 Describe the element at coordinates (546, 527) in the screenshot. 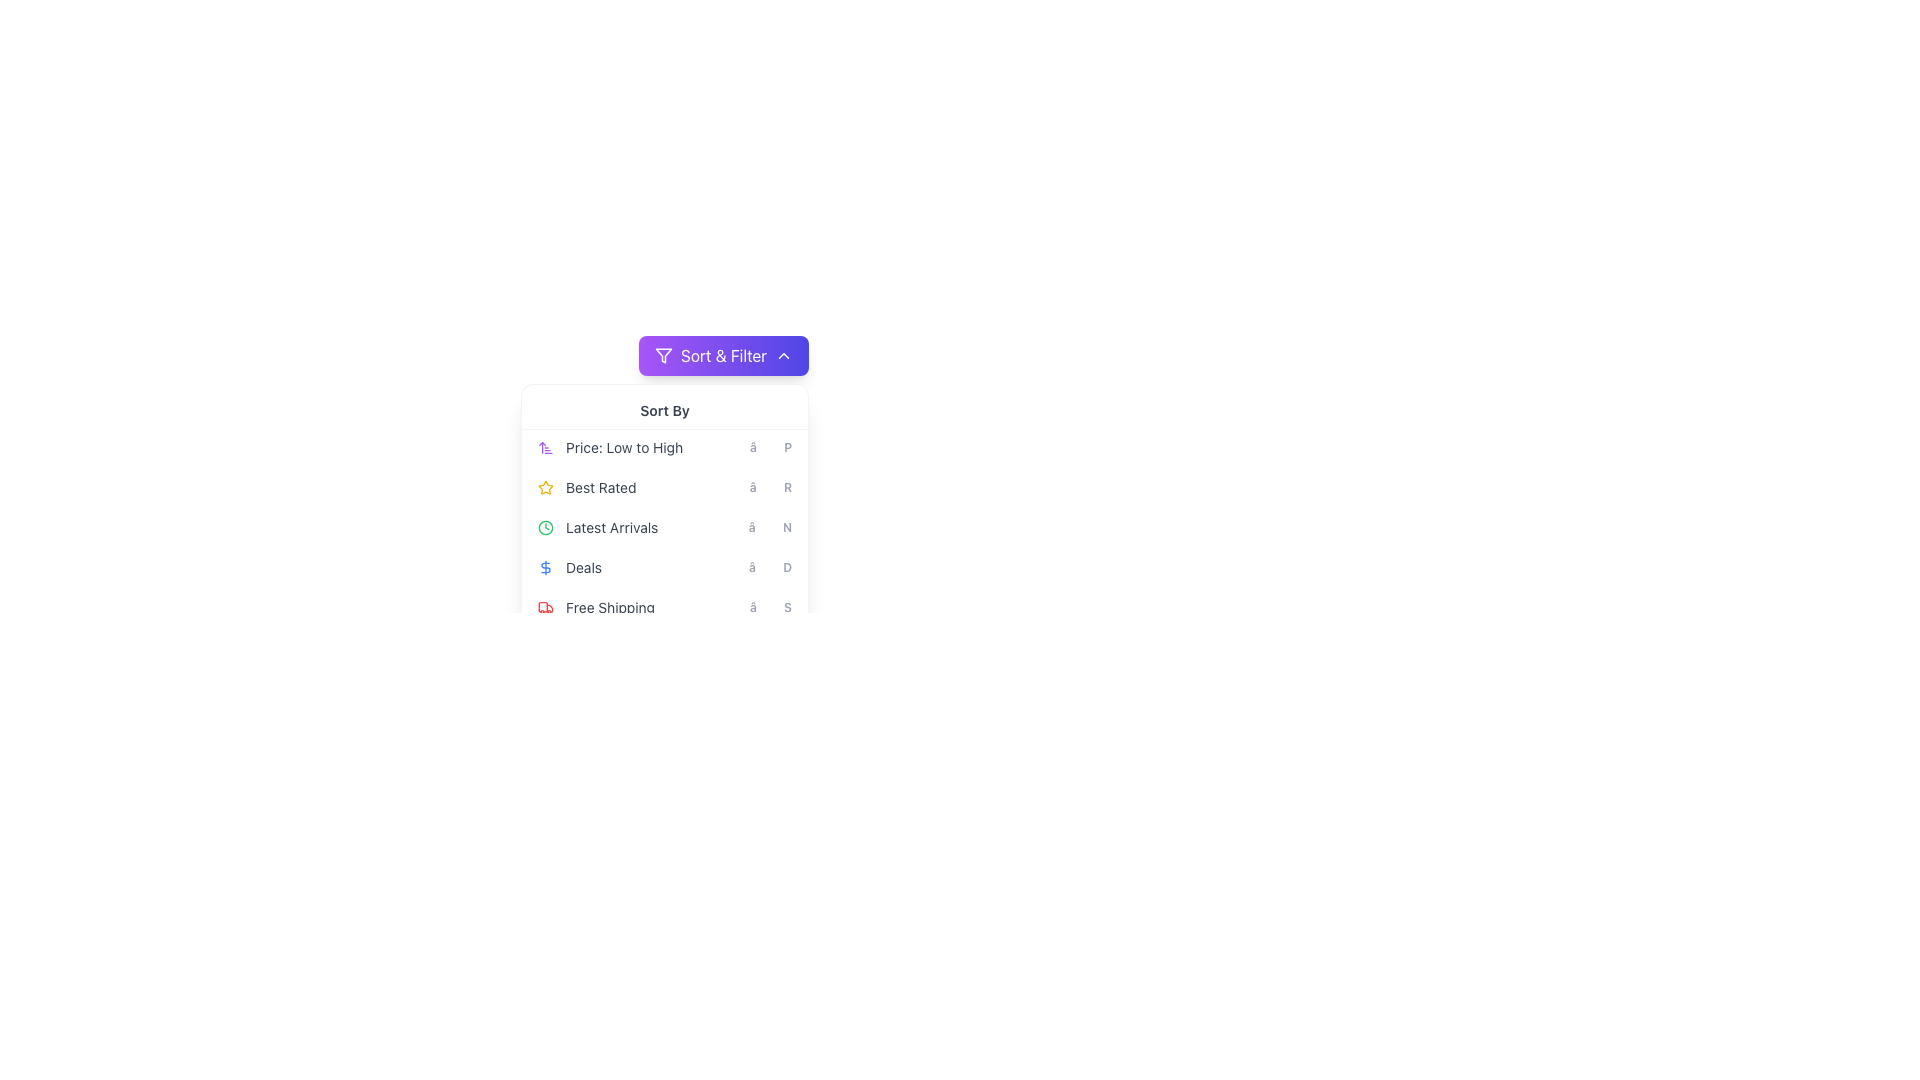

I see `the green clock icon with a circular outline located to the left of the 'Latest Arrivals' text in the third option of the vertical list` at that location.